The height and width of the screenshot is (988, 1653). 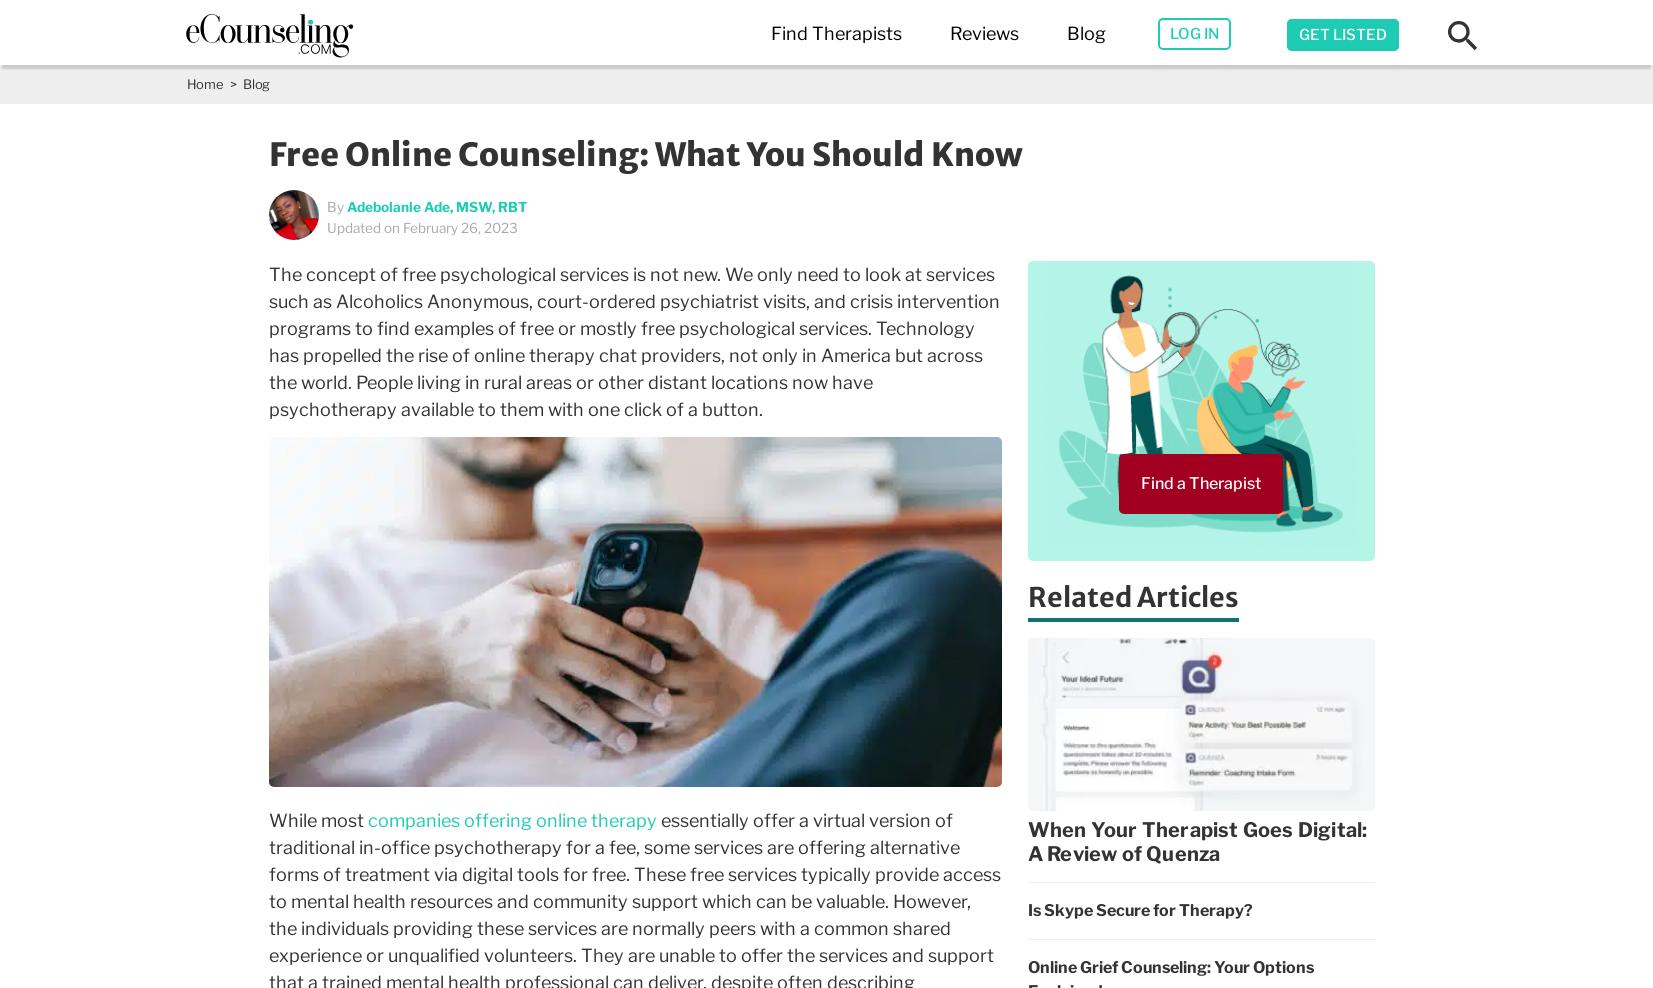 What do you see at coordinates (1119, 412) in the screenshot?
I see `'ReGain Counseling Review'` at bounding box center [1119, 412].